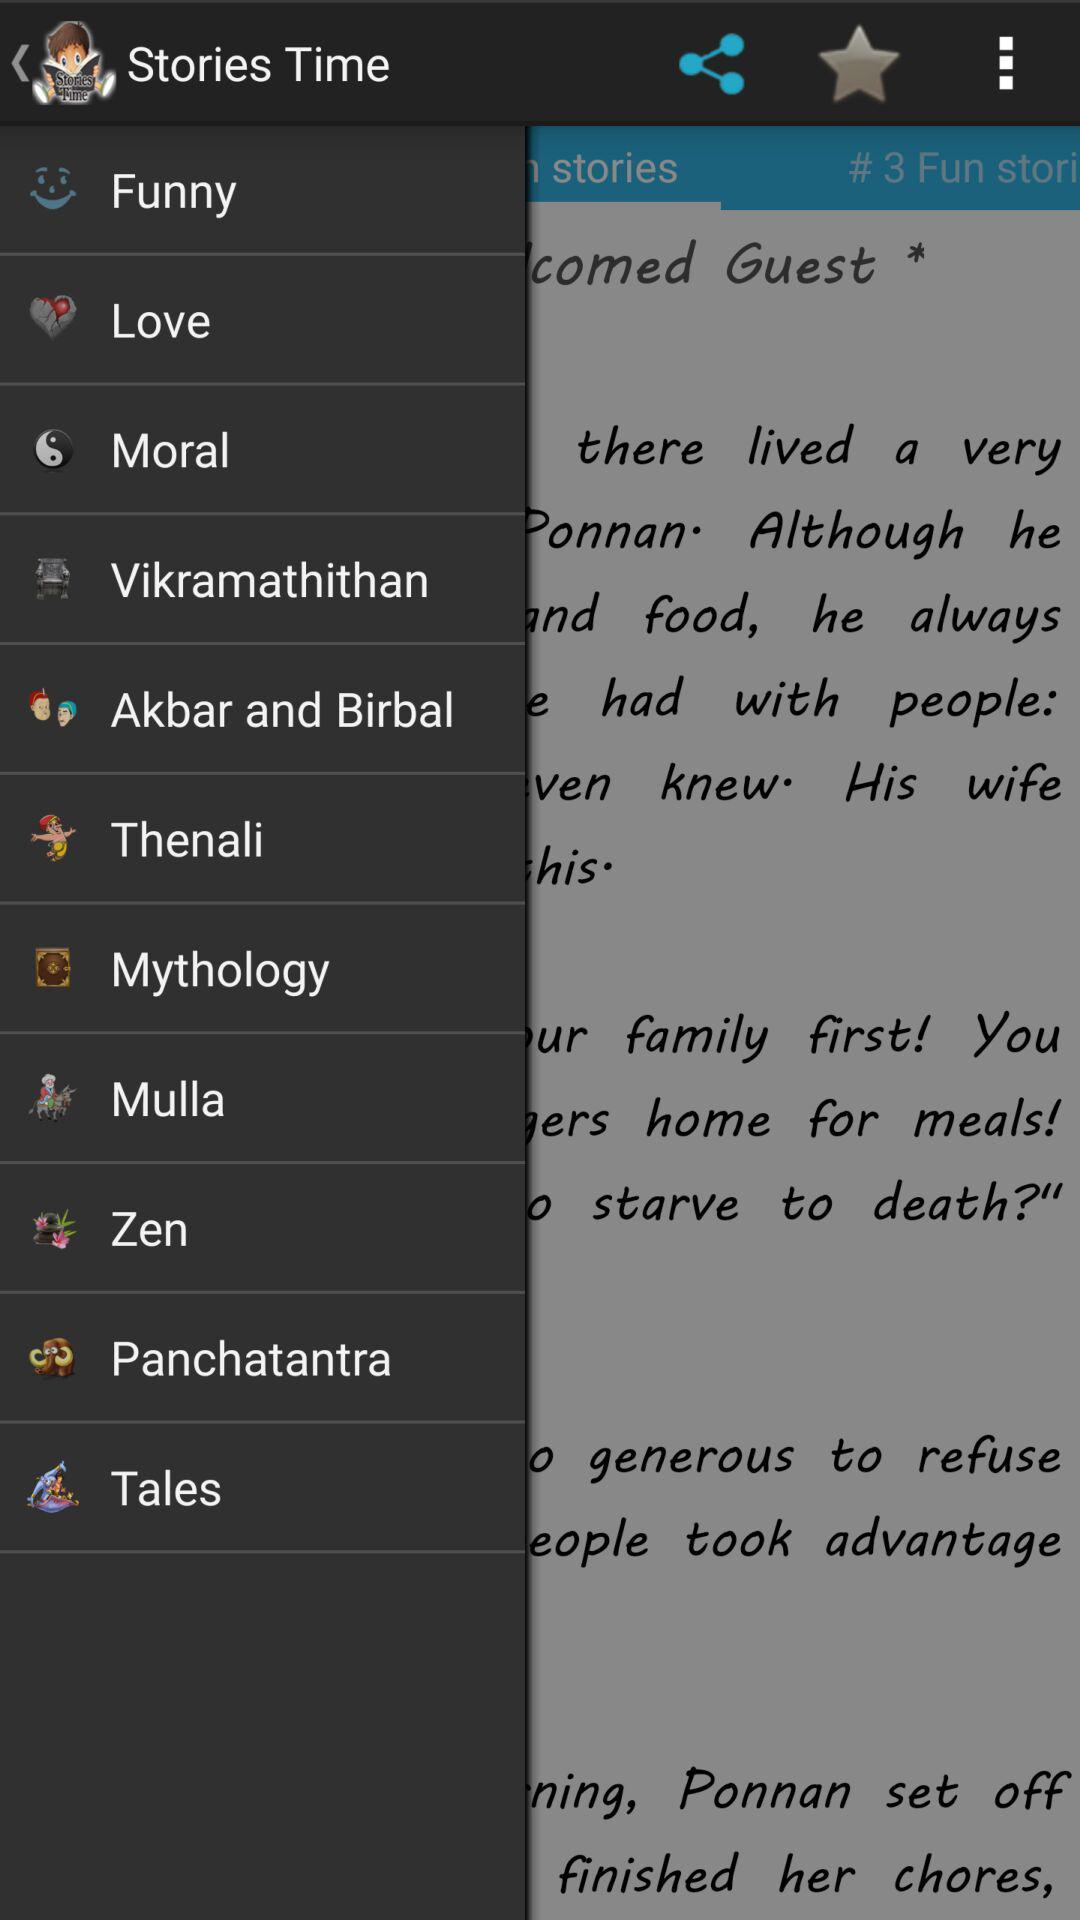 The image size is (1080, 1920). I want to click on image left to mythology, so click(51, 967).